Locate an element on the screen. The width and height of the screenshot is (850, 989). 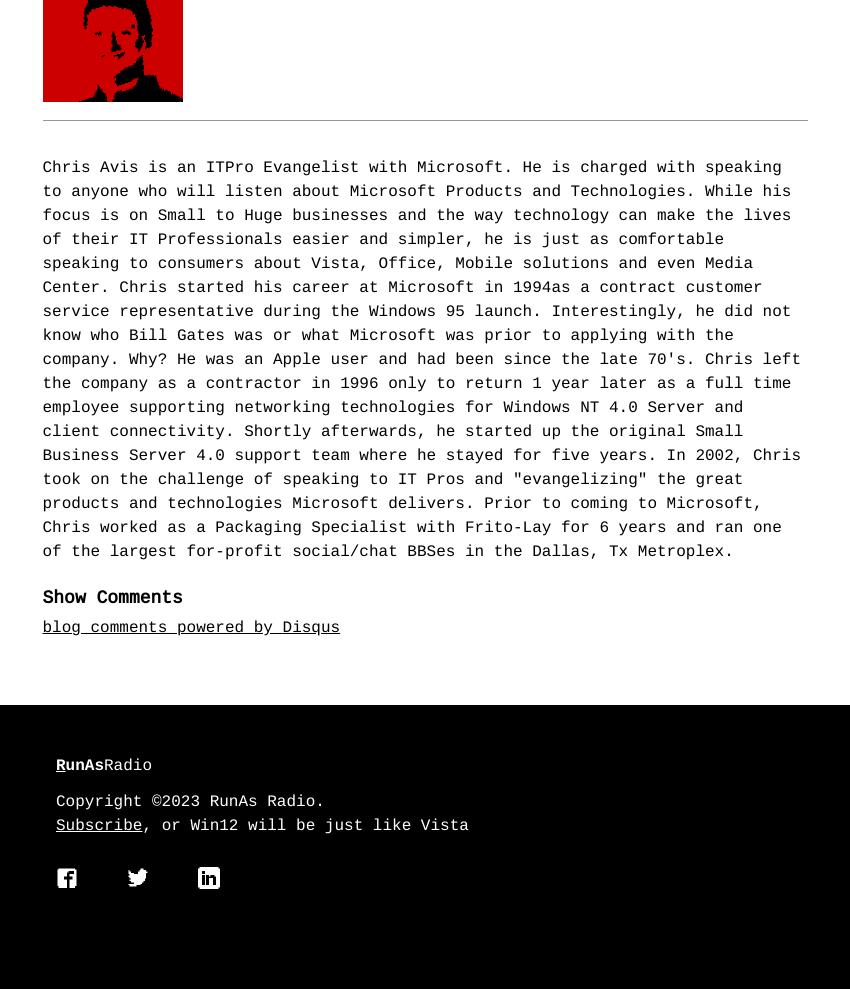
'Subscribe' is located at coordinates (98, 827).